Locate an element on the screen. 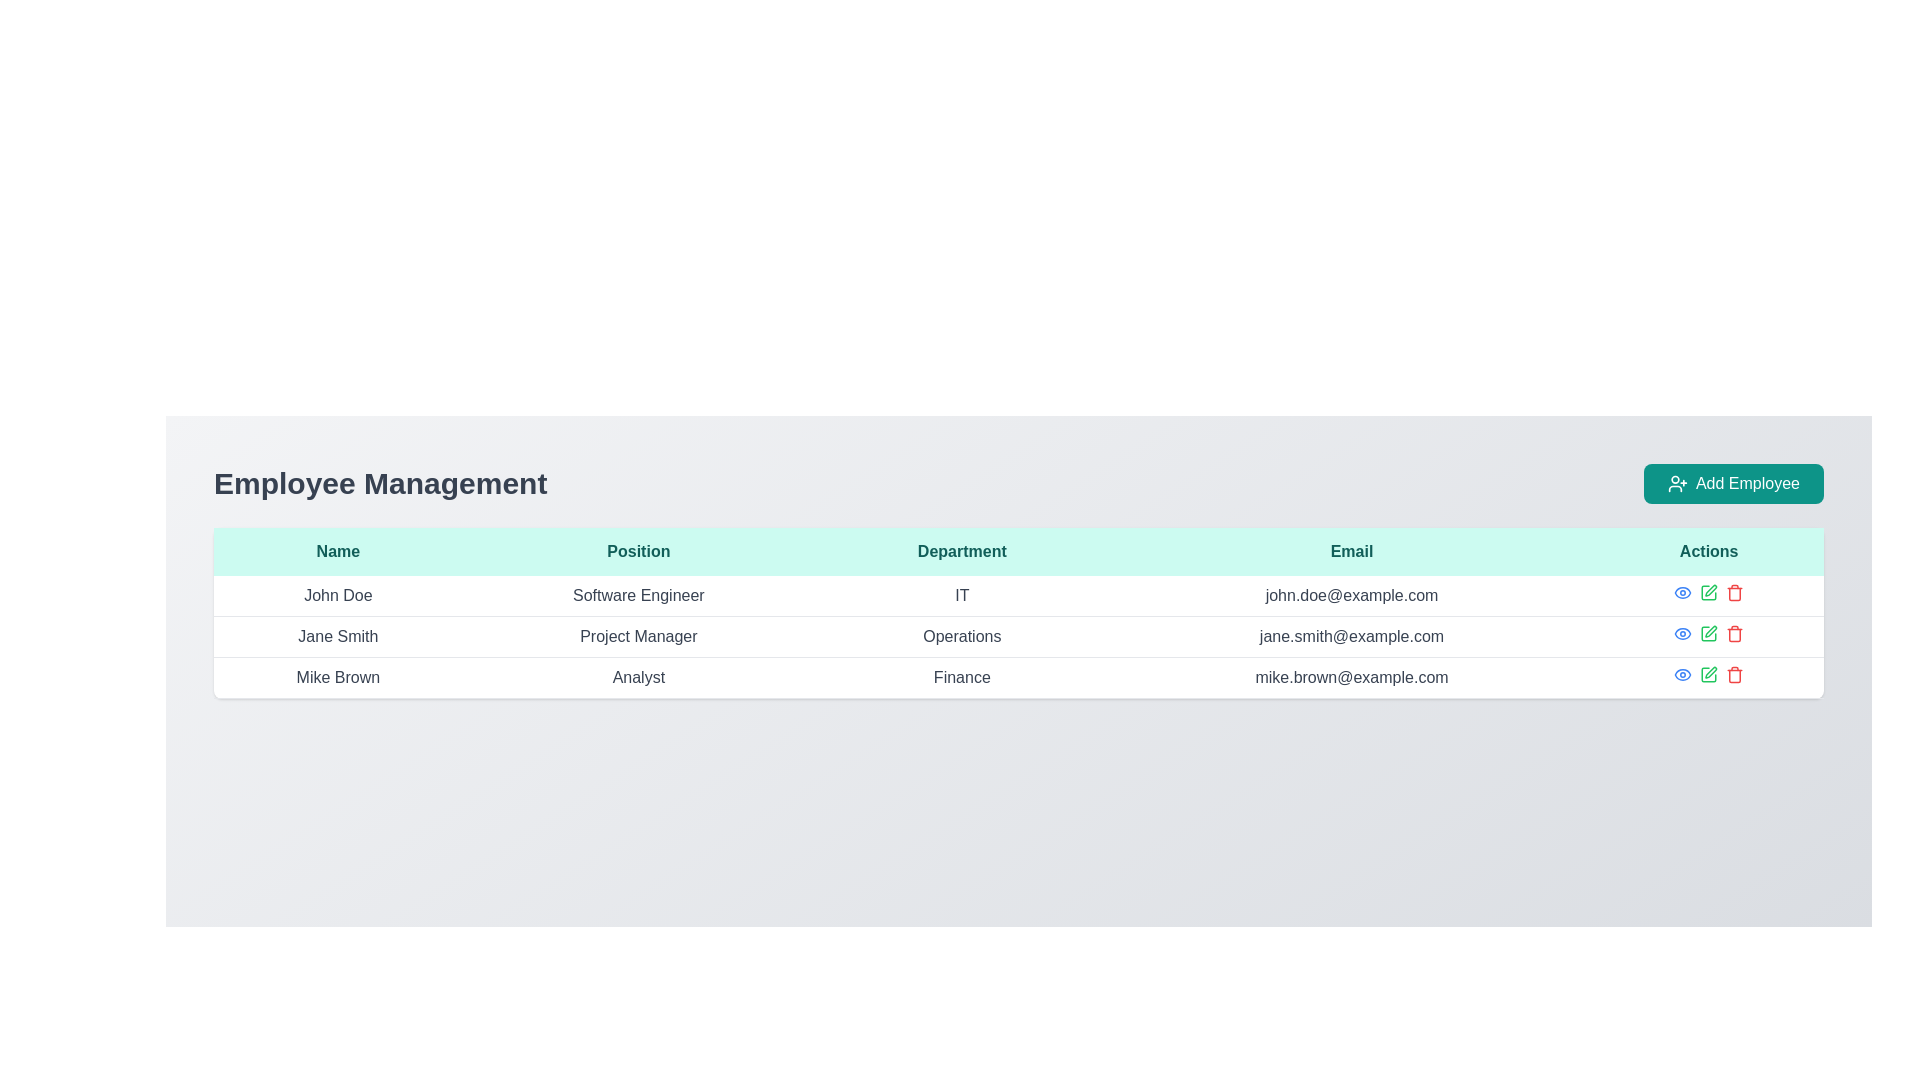 This screenshot has height=1080, width=1920. the Text label displaying the email address in the second row of the table under the 'Email' column header, which is positioned to the right of 'Operations' and to the left of the interactive action buttons is located at coordinates (1352, 636).